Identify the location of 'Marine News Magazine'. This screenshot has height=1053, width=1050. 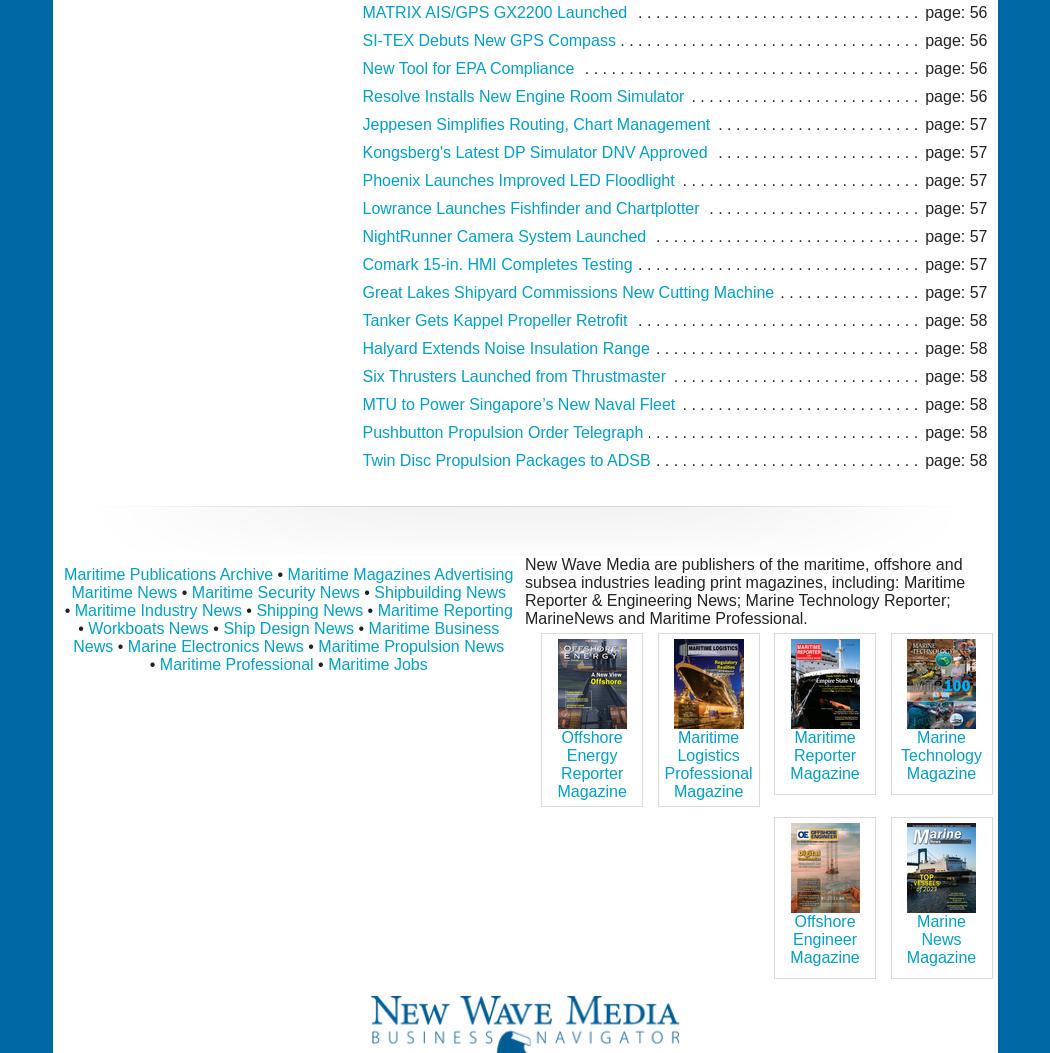
(940, 938).